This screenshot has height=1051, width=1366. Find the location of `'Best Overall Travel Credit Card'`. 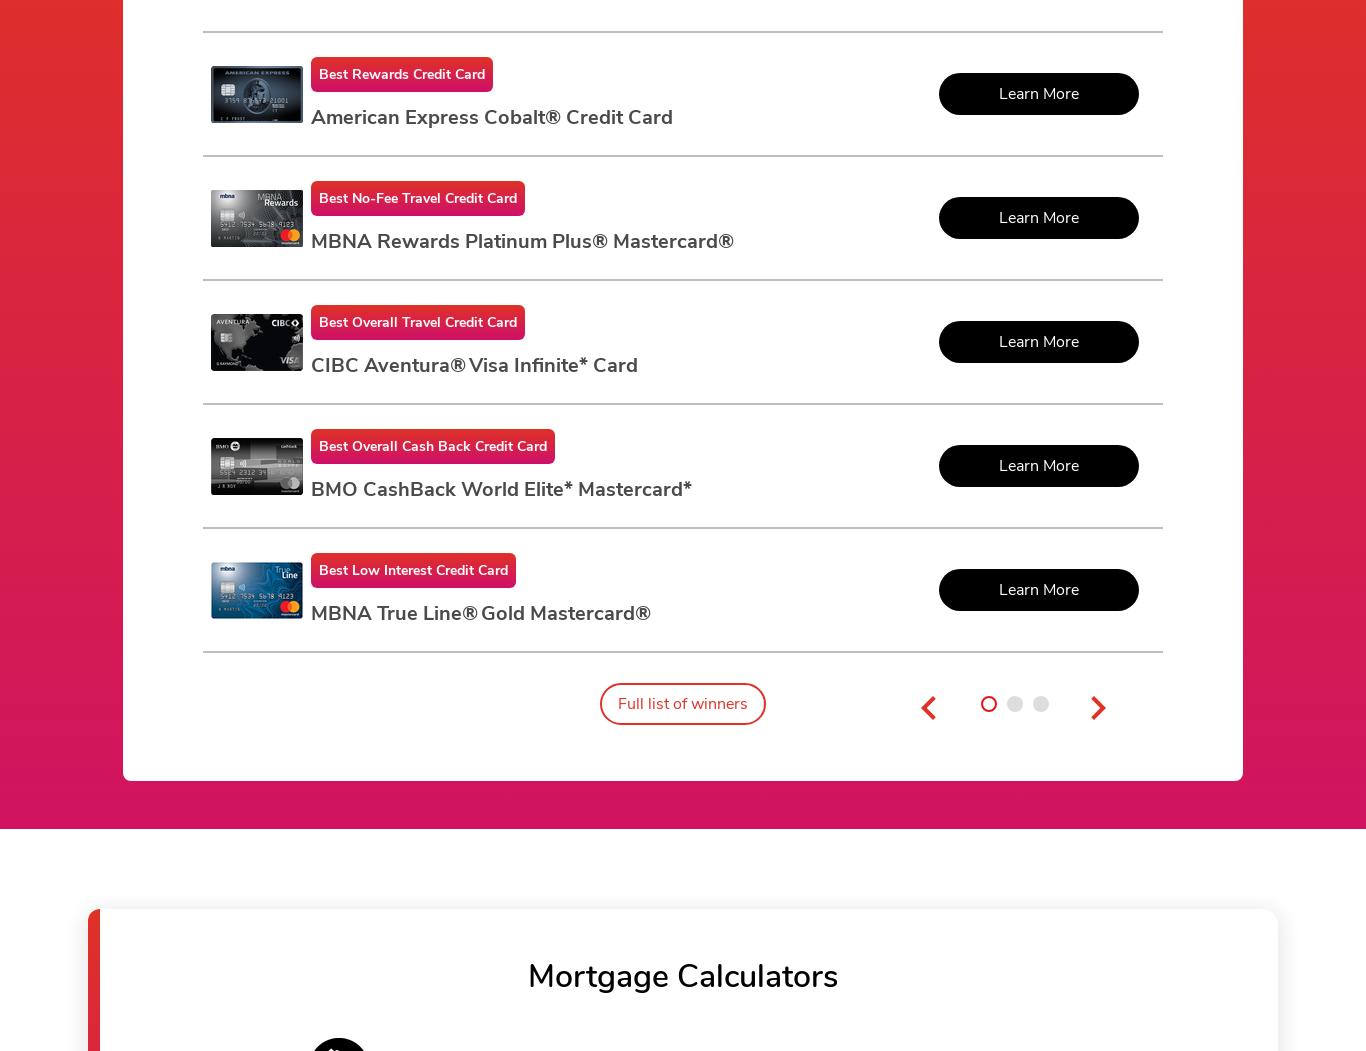

'Best Overall Travel Credit Card' is located at coordinates (416, 321).